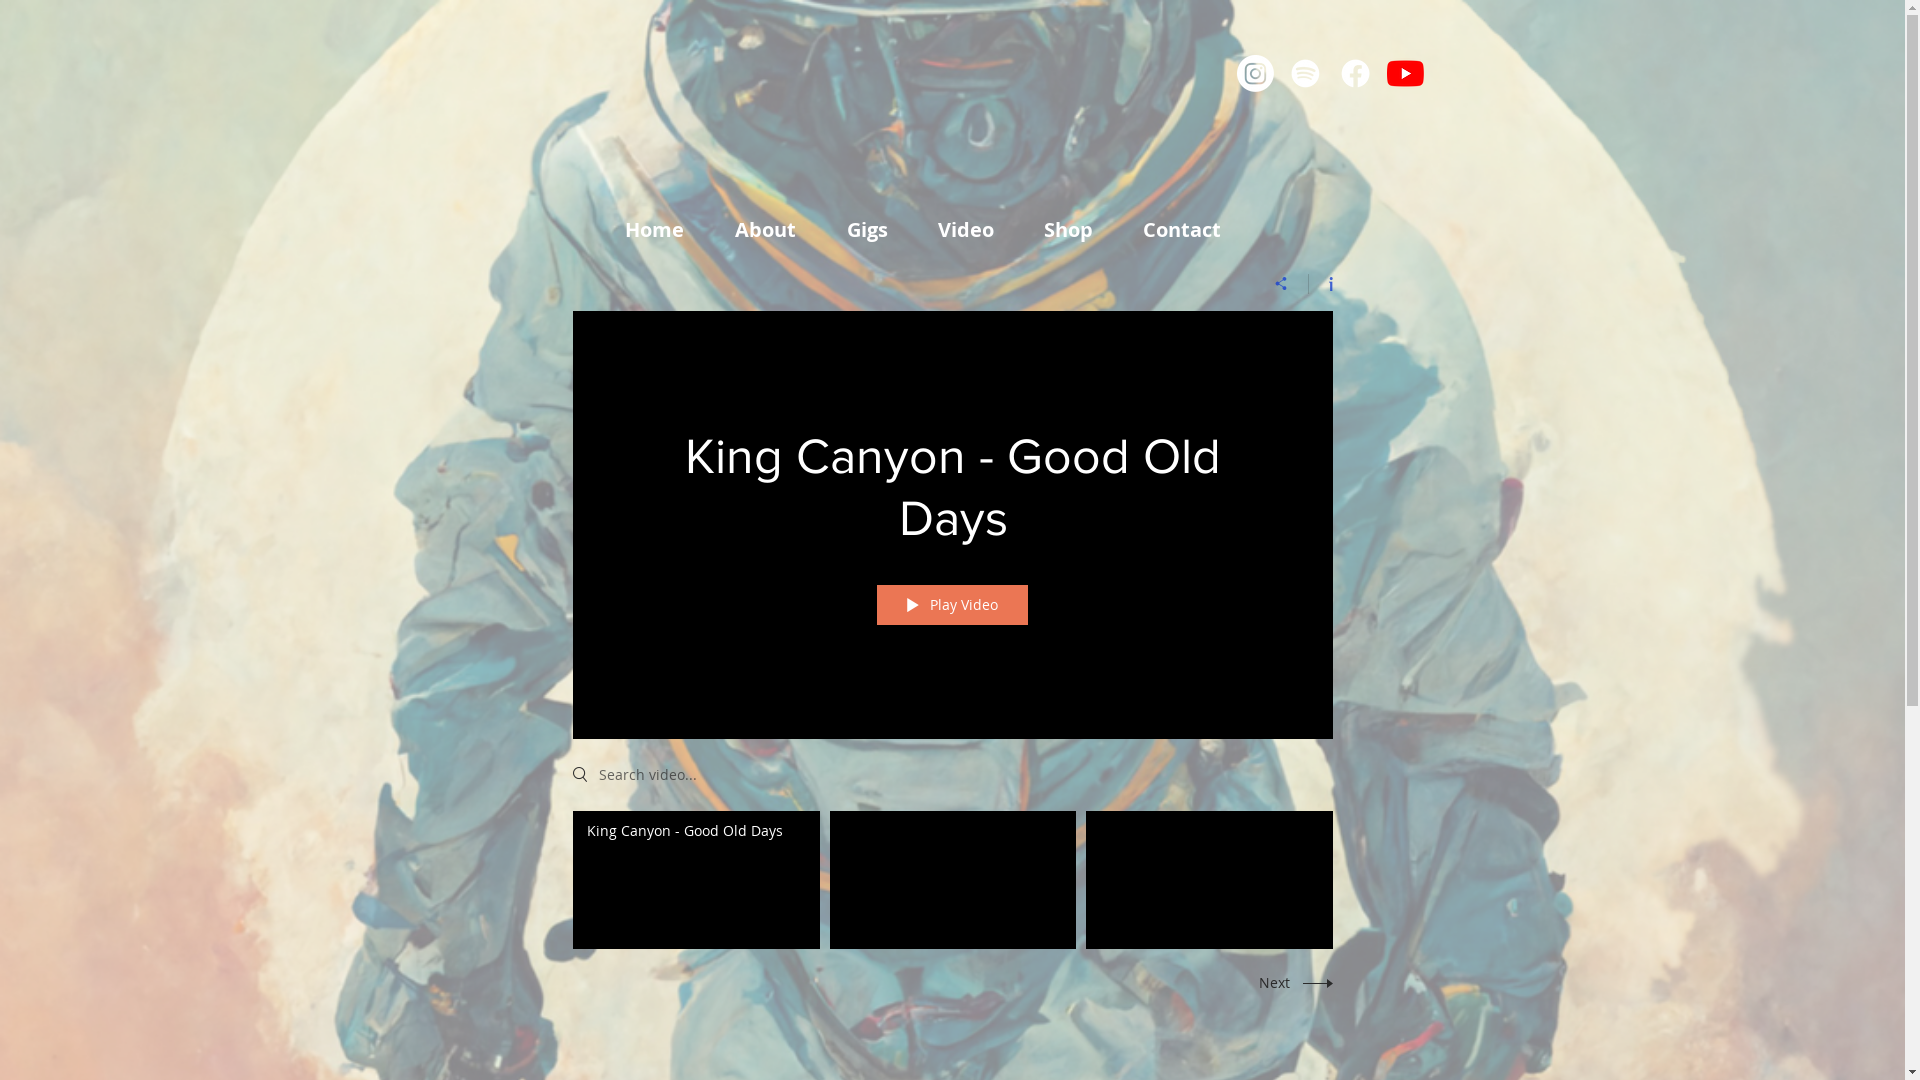 The height and width of the screenshot is (1080, 1920). Describe the element at coordinates (1289, 981) in the screenshot. I see `'Next'` at that location.